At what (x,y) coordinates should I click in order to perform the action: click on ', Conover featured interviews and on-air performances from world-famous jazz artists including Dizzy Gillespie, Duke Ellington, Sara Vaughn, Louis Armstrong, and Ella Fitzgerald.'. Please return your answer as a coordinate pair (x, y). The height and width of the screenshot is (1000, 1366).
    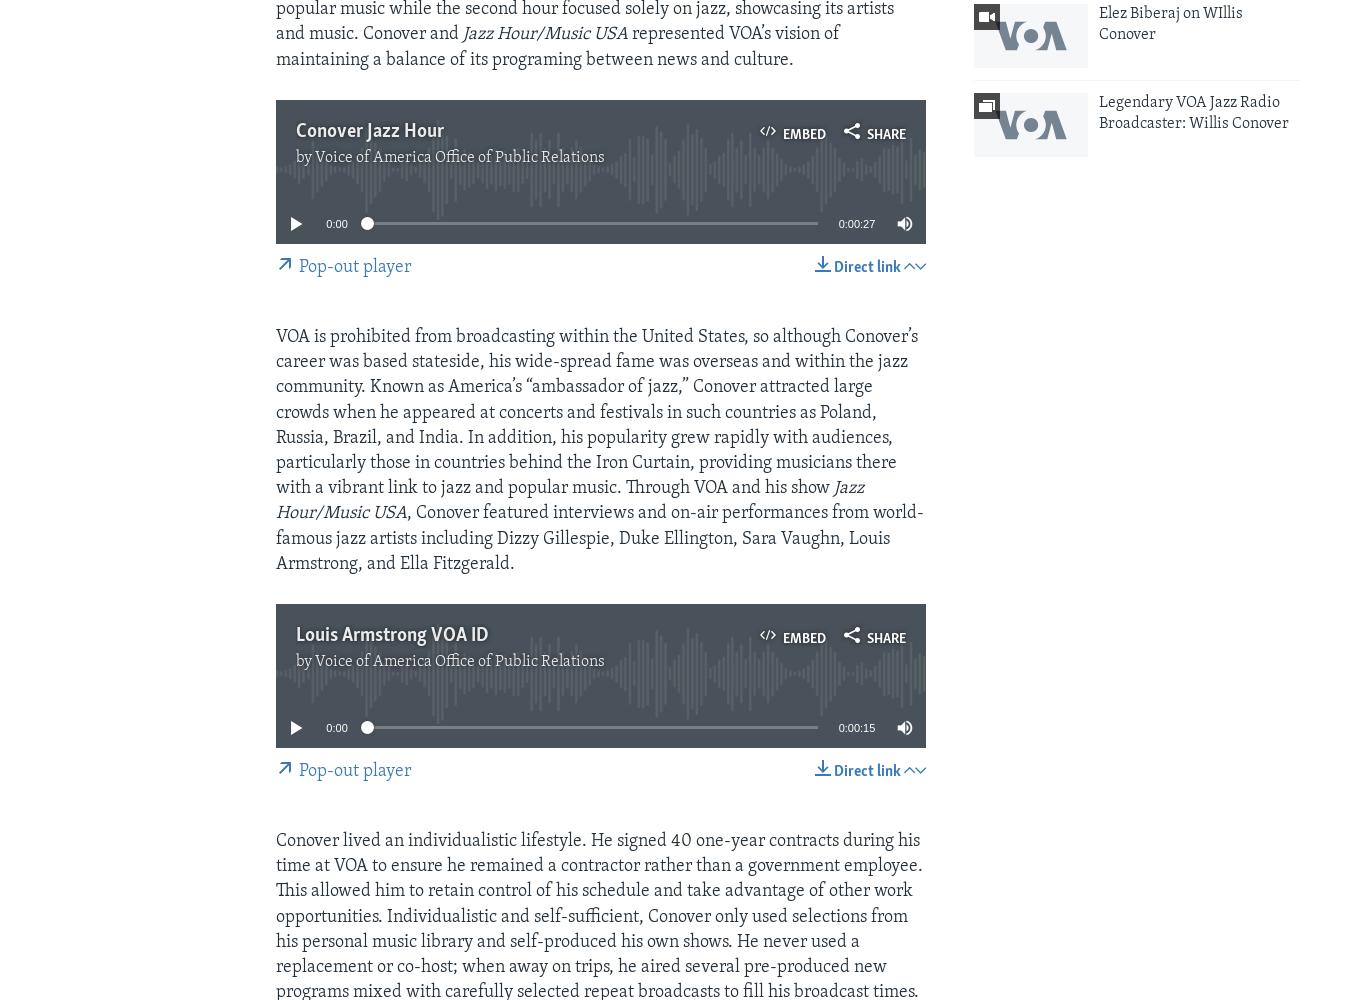
    Looking at the image, I should click on (275, 538).